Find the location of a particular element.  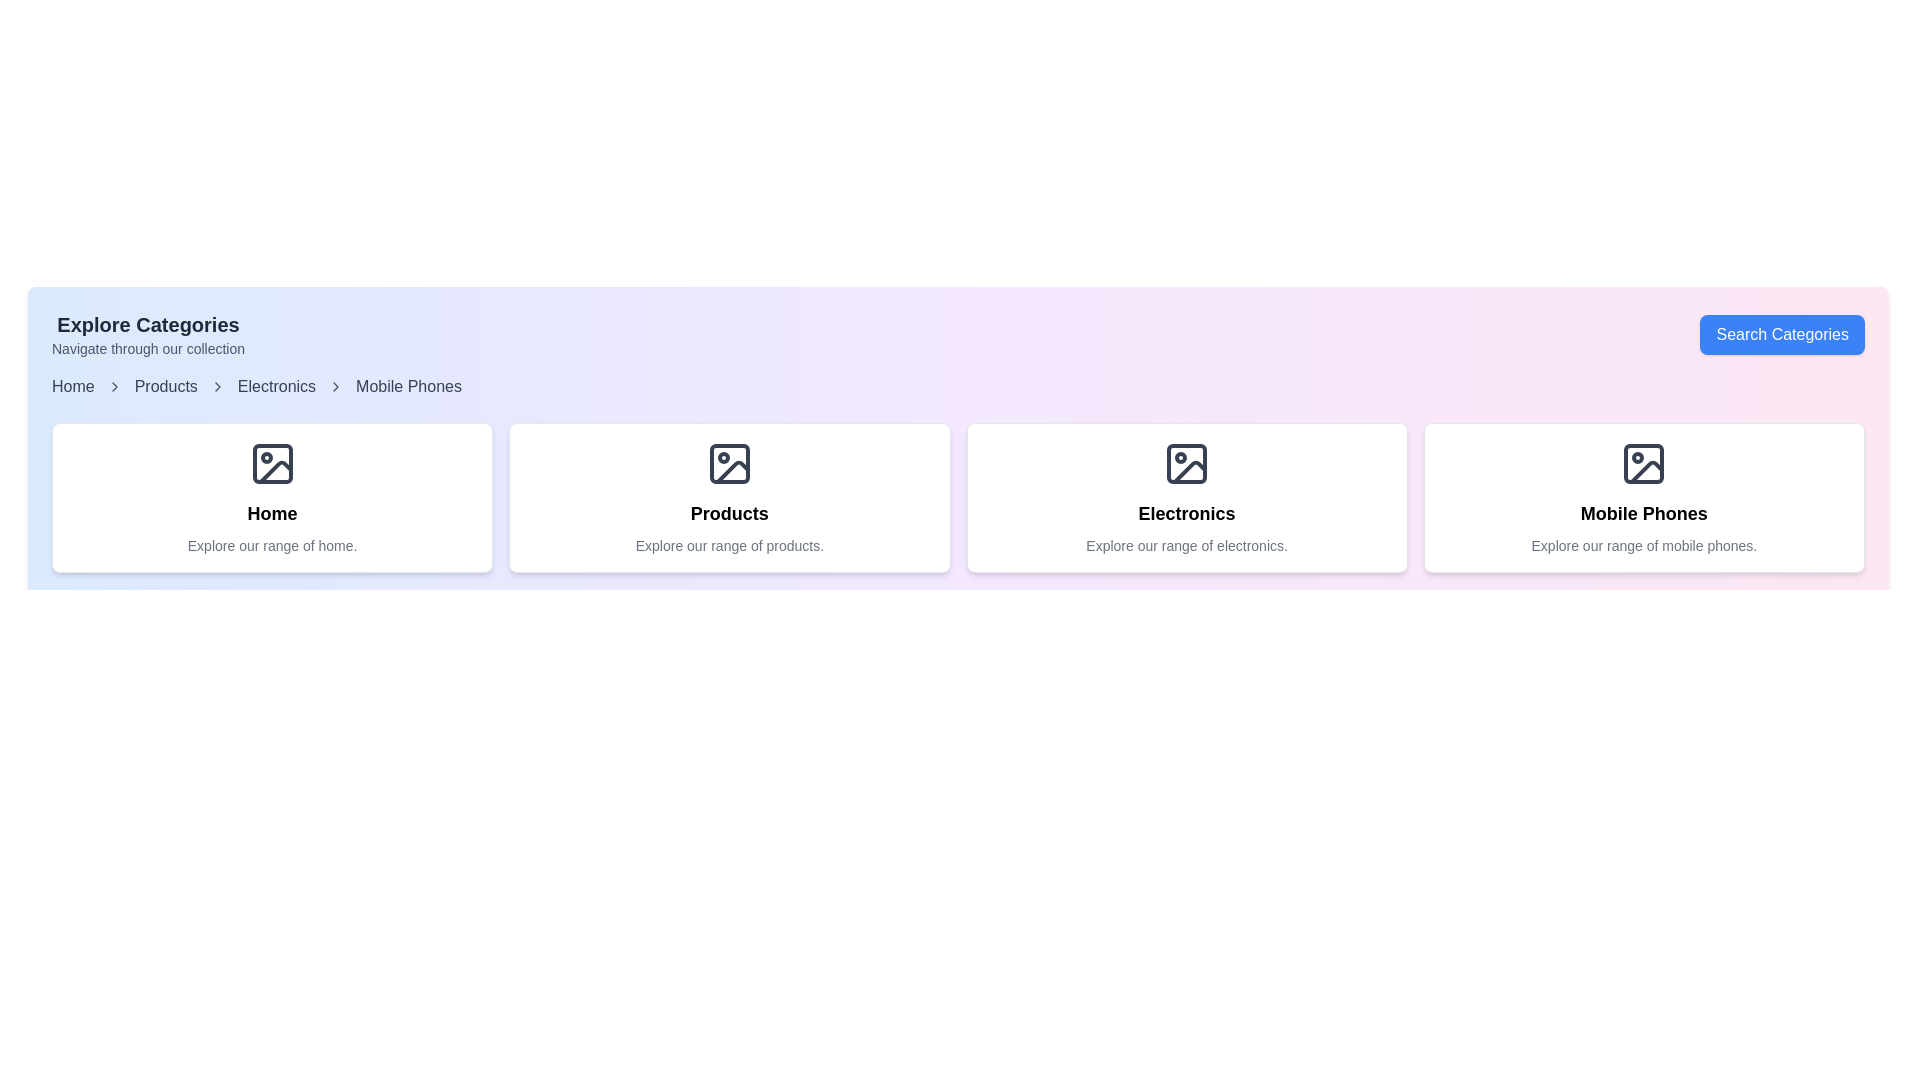

the static text label 'Products' which is styled in bold and centered alignment, located at the top of the middle card in a horizontal grid layout is located at coordinates (728, 512).